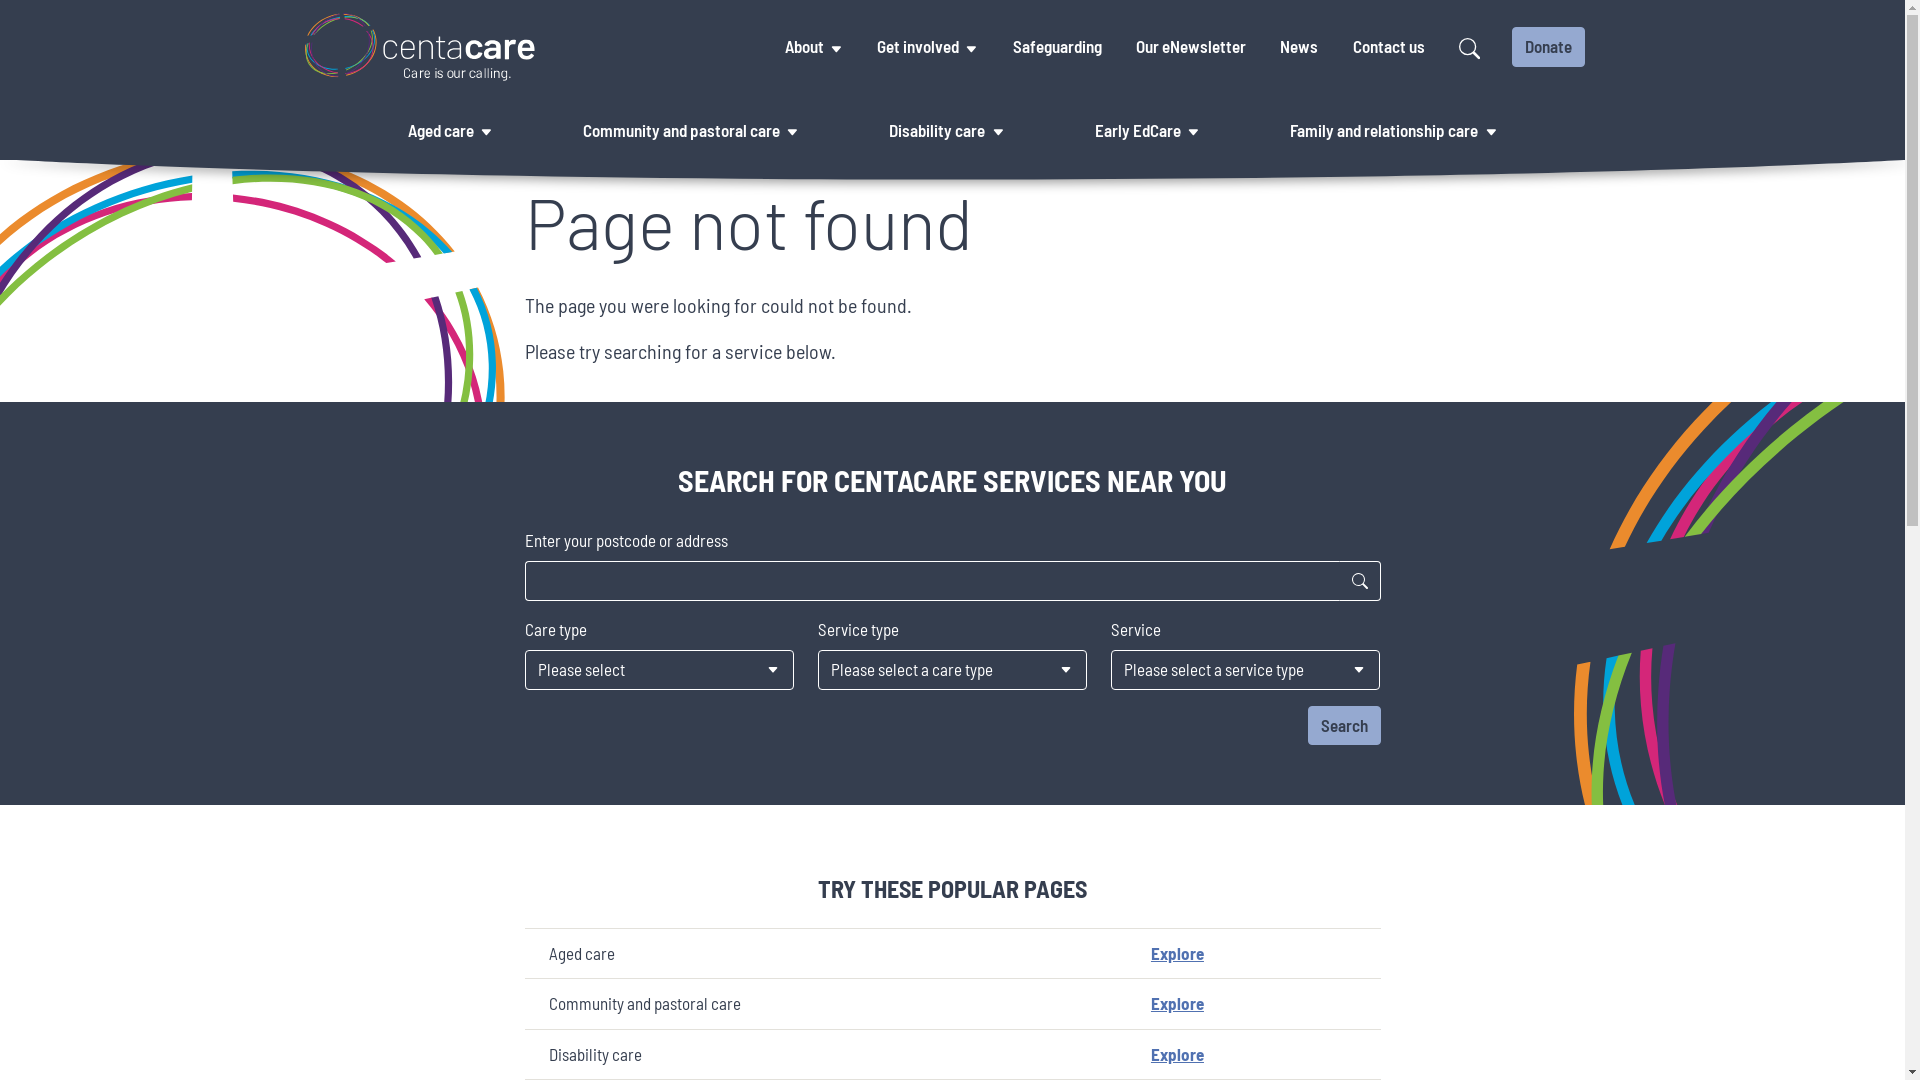 This screenshot has width=1920, height=1080. What do you see at coordinates (1090, 131) in the screenshot?
I see `'Early EdCare'` at bounding box center [1090, 131].